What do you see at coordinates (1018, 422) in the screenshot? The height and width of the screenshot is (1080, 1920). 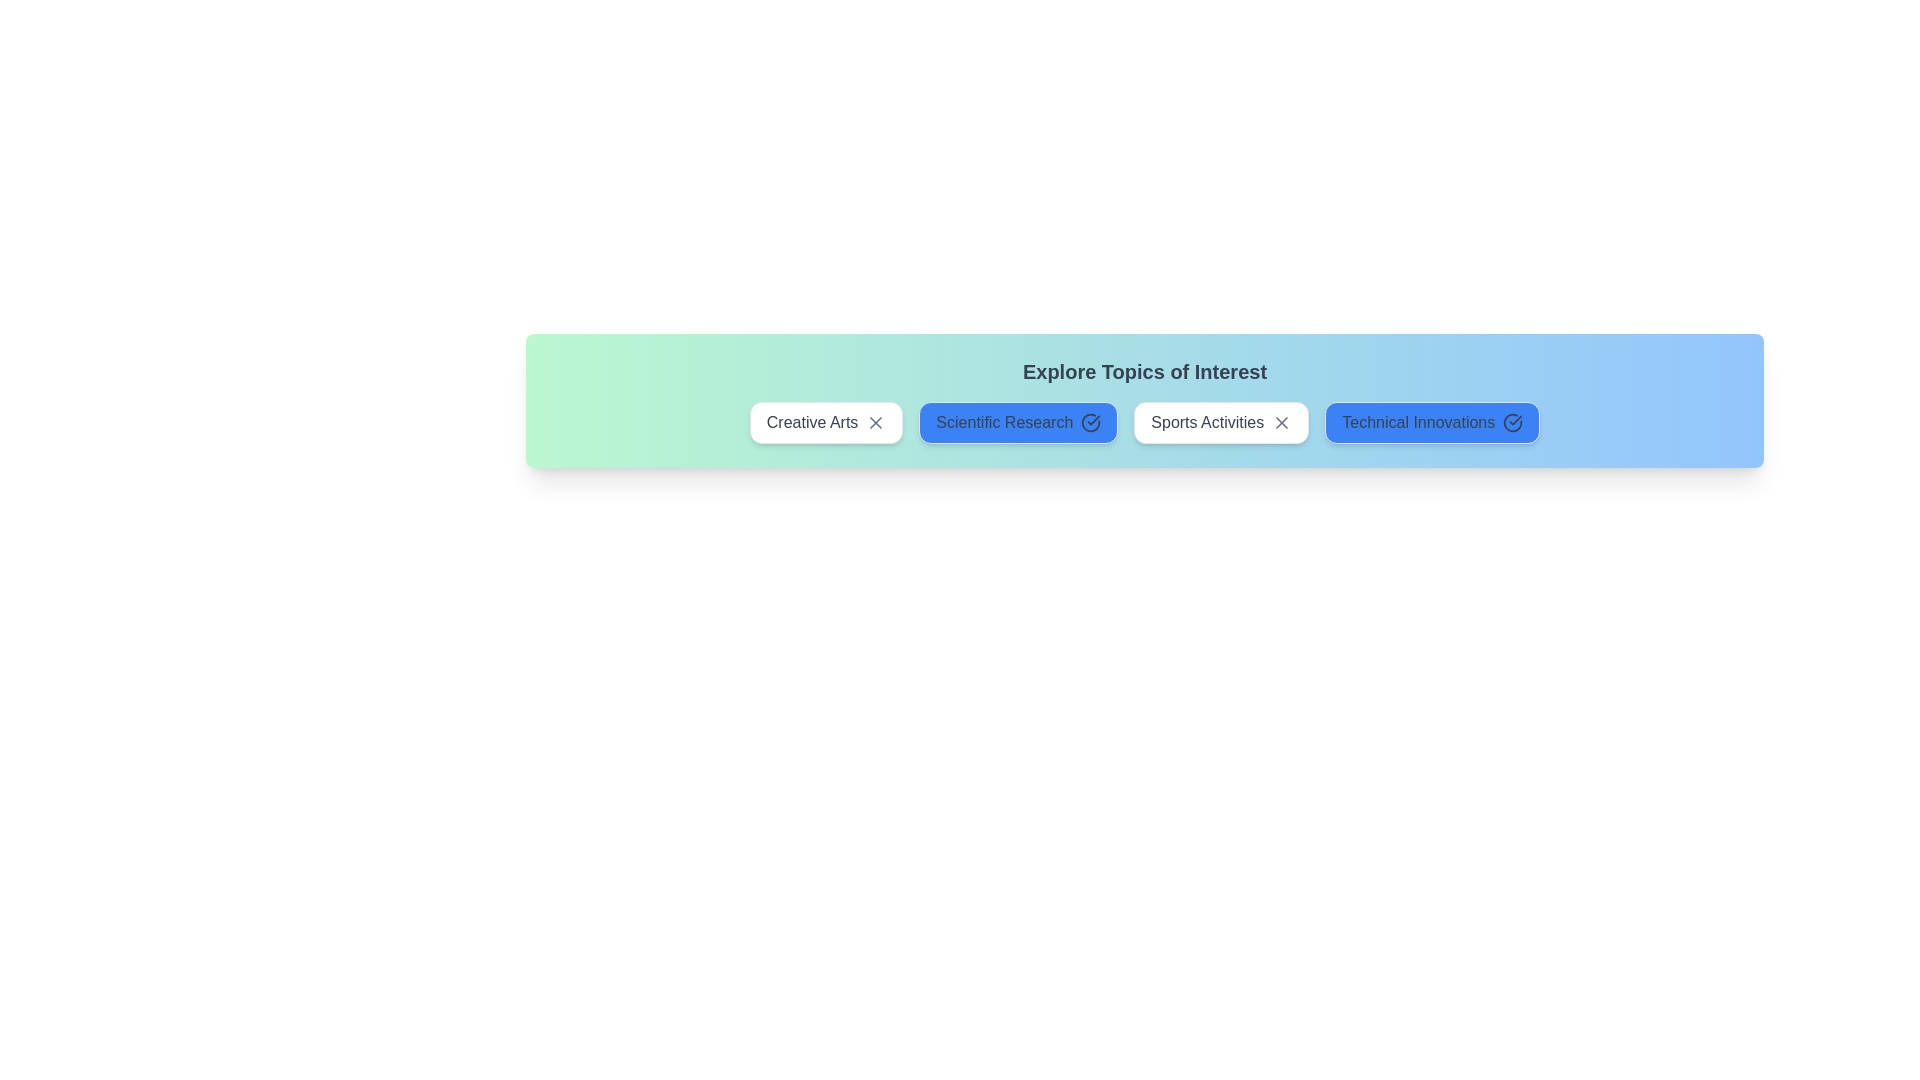 I see `the chip labeled Scientific Research` at bounding box center [1018, 422].